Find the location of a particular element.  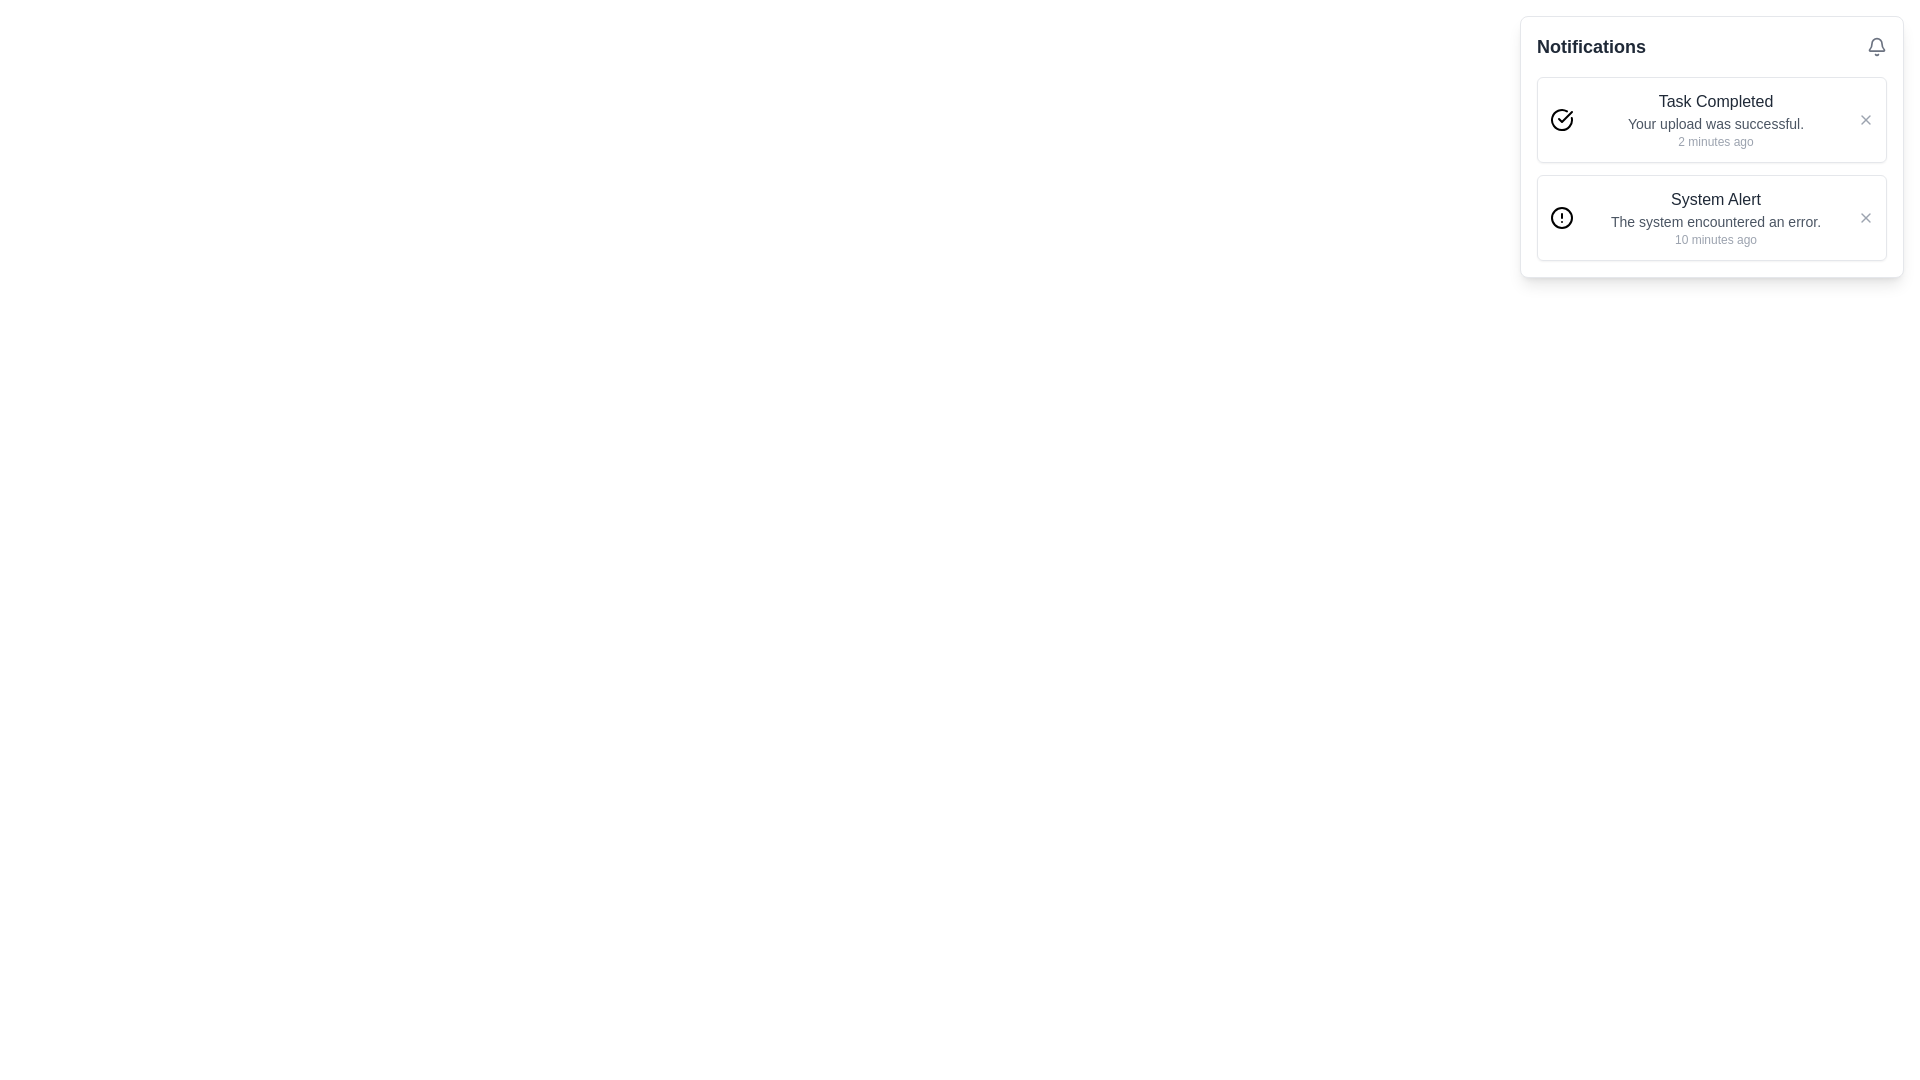

the text label displaying 'Task Completed' which is styled in bold and located at the top of the notification group in the right-hand notification panel is located at coordinates (1715, 101).